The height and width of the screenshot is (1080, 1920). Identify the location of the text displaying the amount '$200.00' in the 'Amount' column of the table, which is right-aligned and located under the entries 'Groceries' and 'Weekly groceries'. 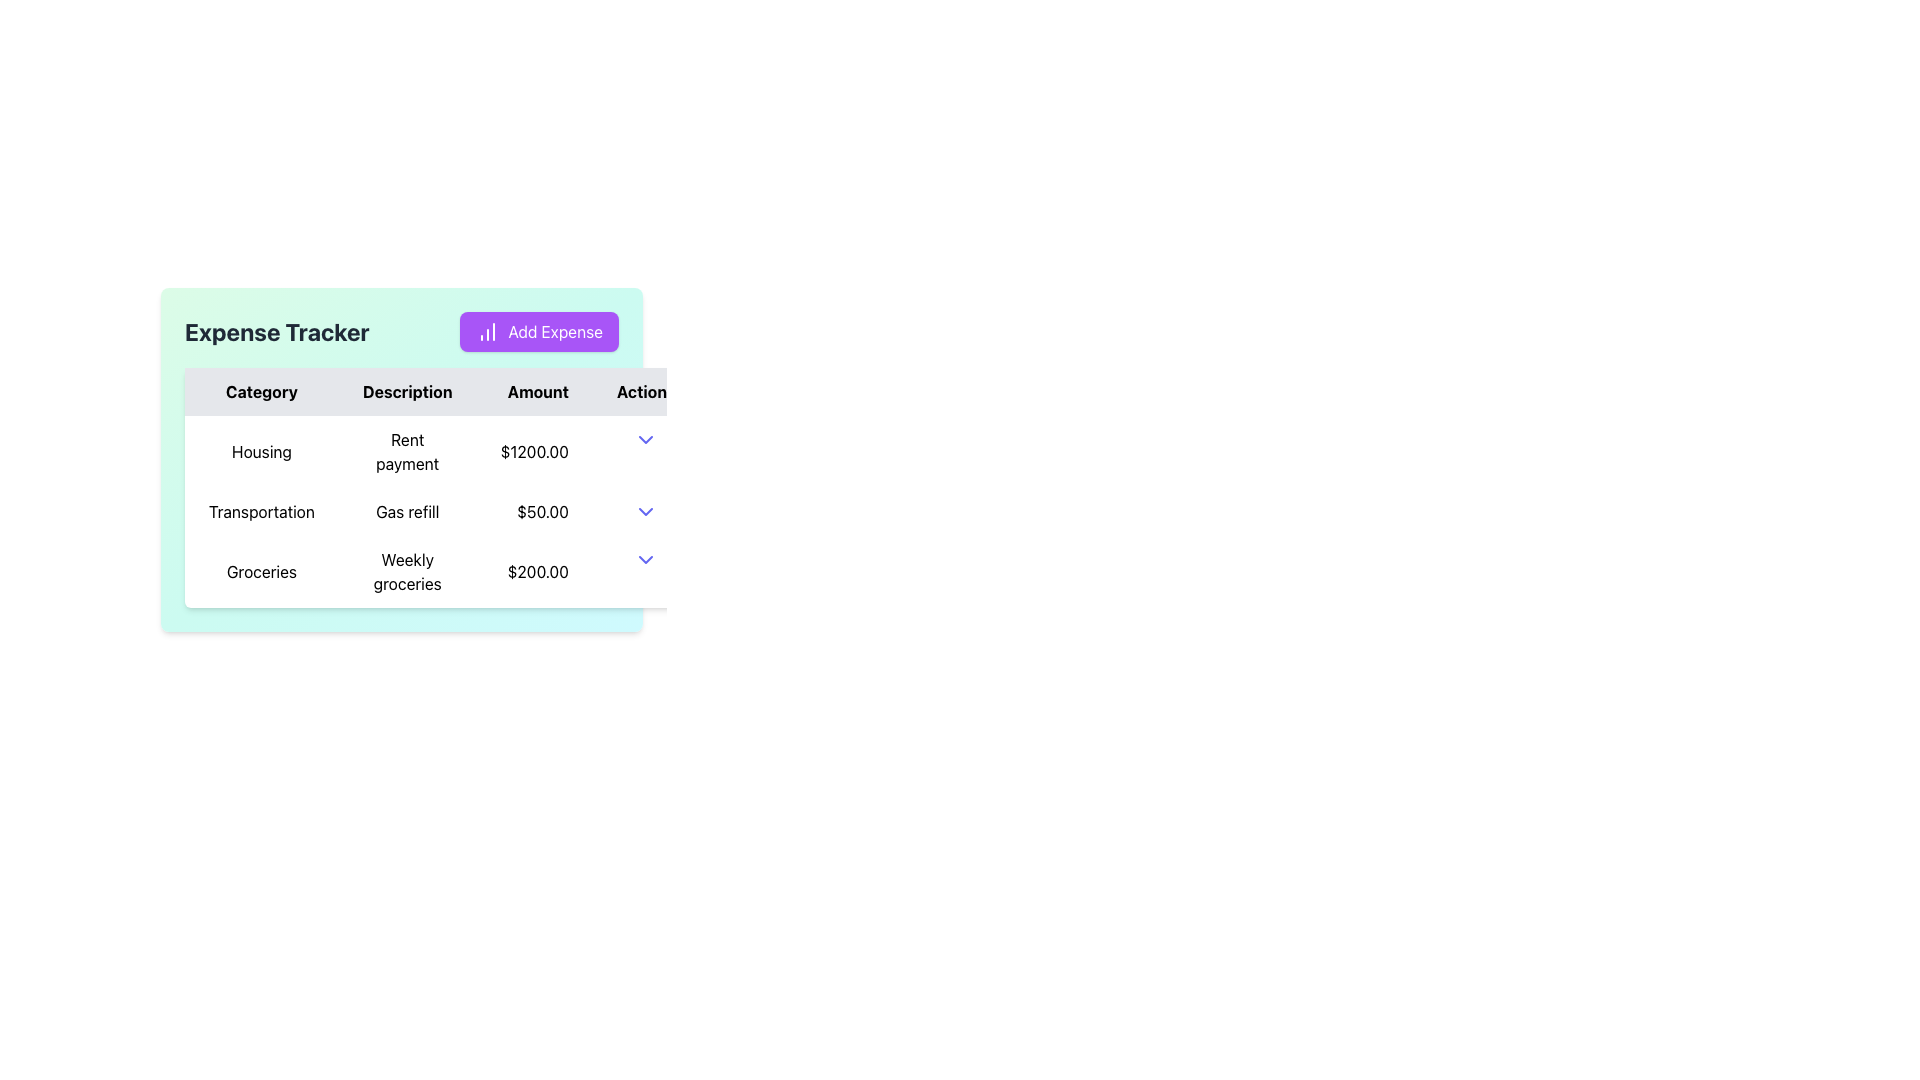
(534, 571).